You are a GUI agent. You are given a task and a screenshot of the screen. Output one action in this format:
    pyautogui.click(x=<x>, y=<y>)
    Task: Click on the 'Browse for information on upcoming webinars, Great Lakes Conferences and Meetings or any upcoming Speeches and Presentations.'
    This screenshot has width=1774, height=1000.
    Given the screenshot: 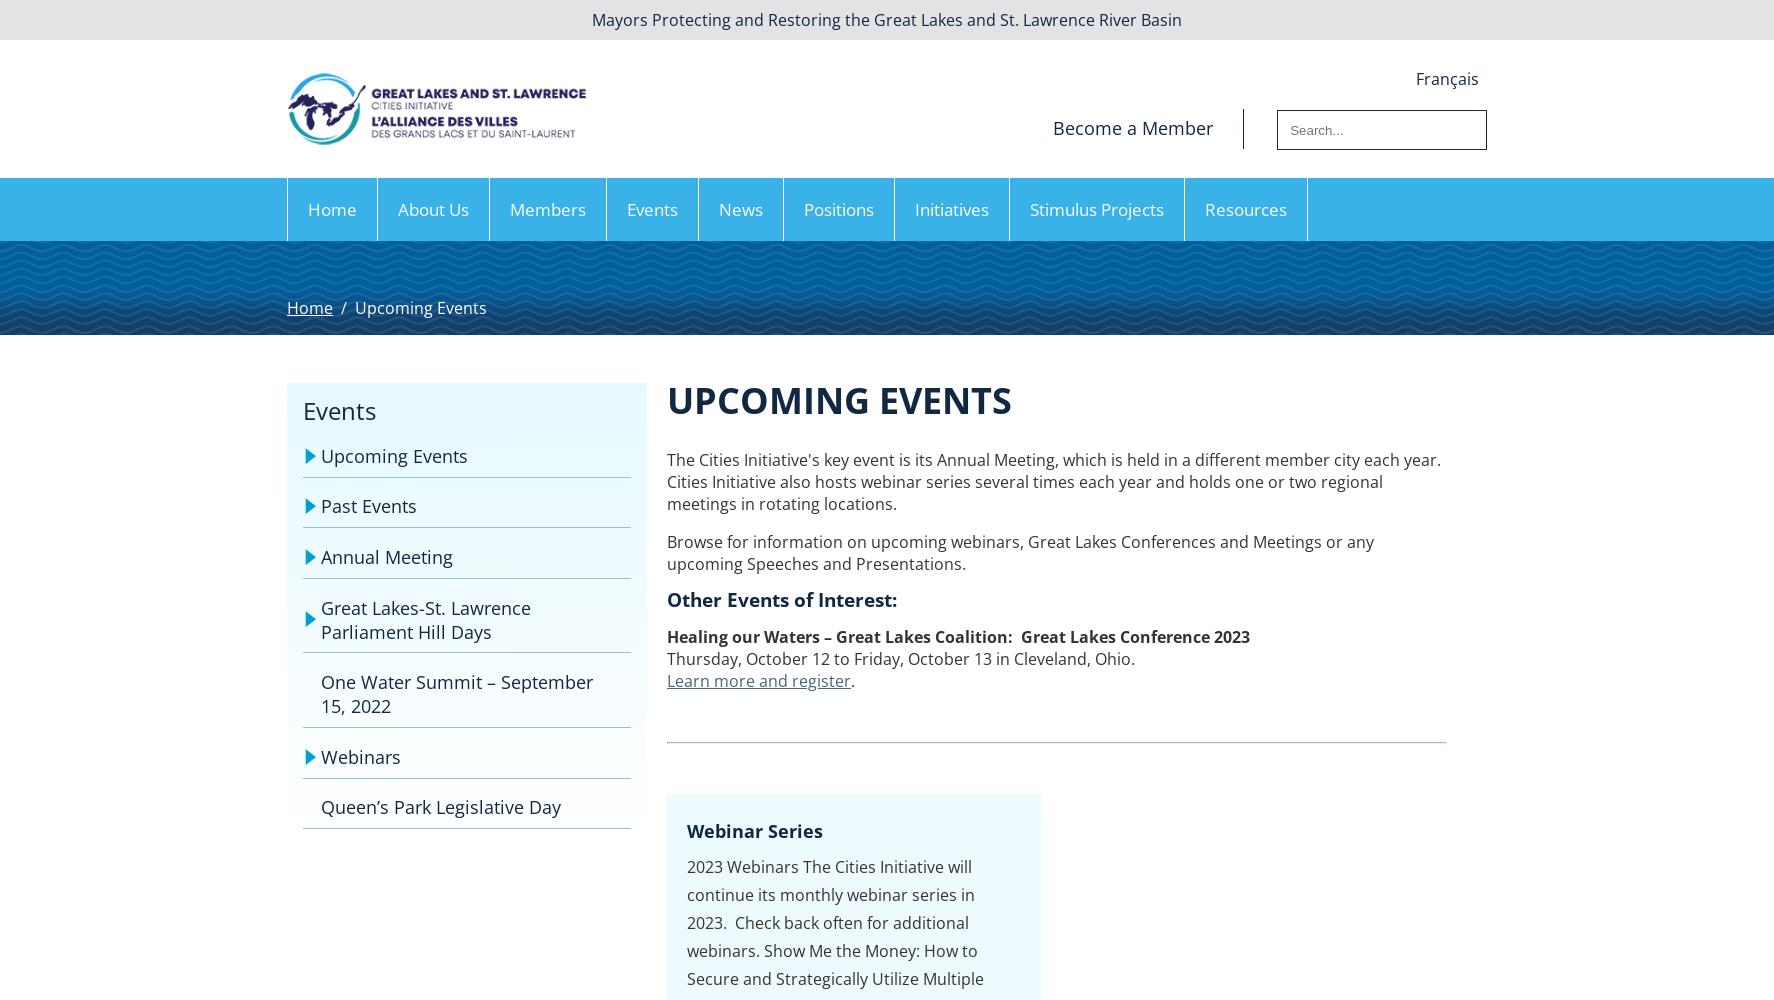 What is the action you would take?
    pyautogui.click(x=1020, y=553)
    